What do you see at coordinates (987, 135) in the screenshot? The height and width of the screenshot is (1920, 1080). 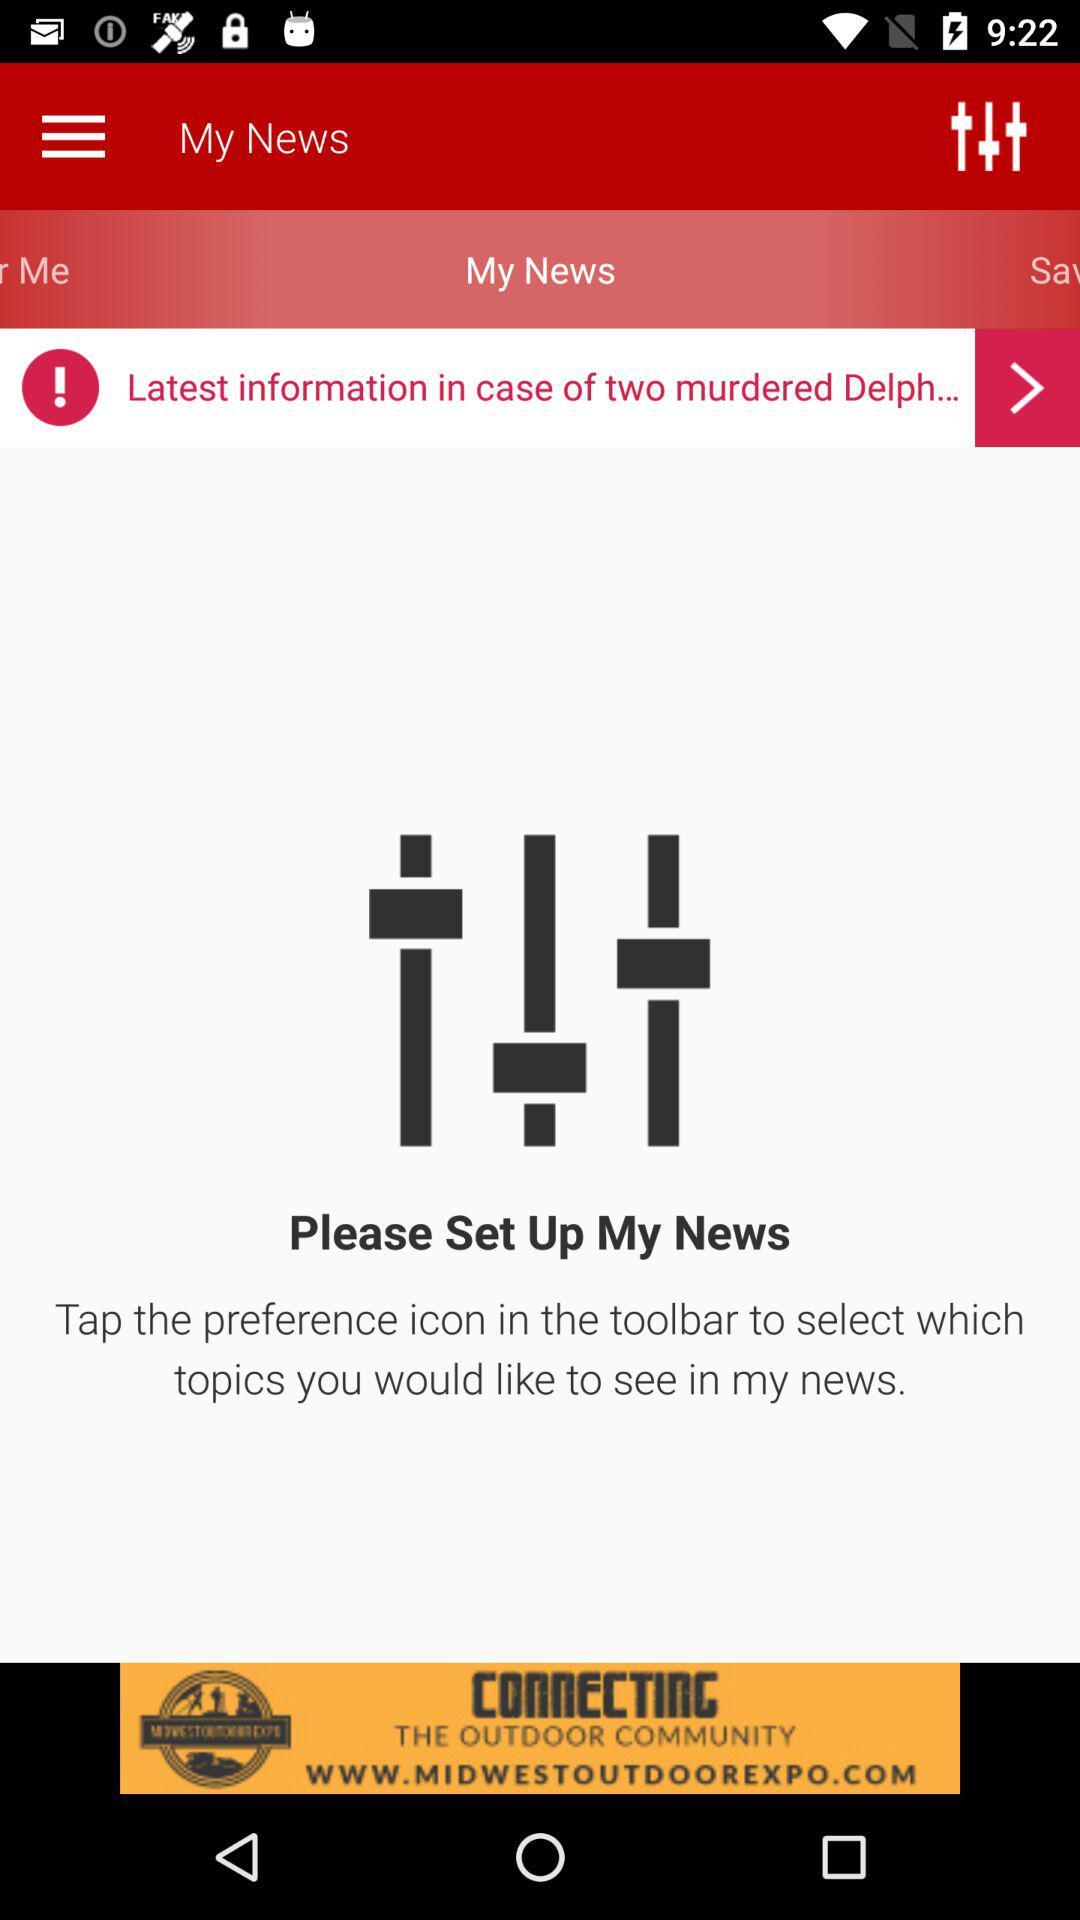 I see `feature preferences` at bounding box center [987, 135].